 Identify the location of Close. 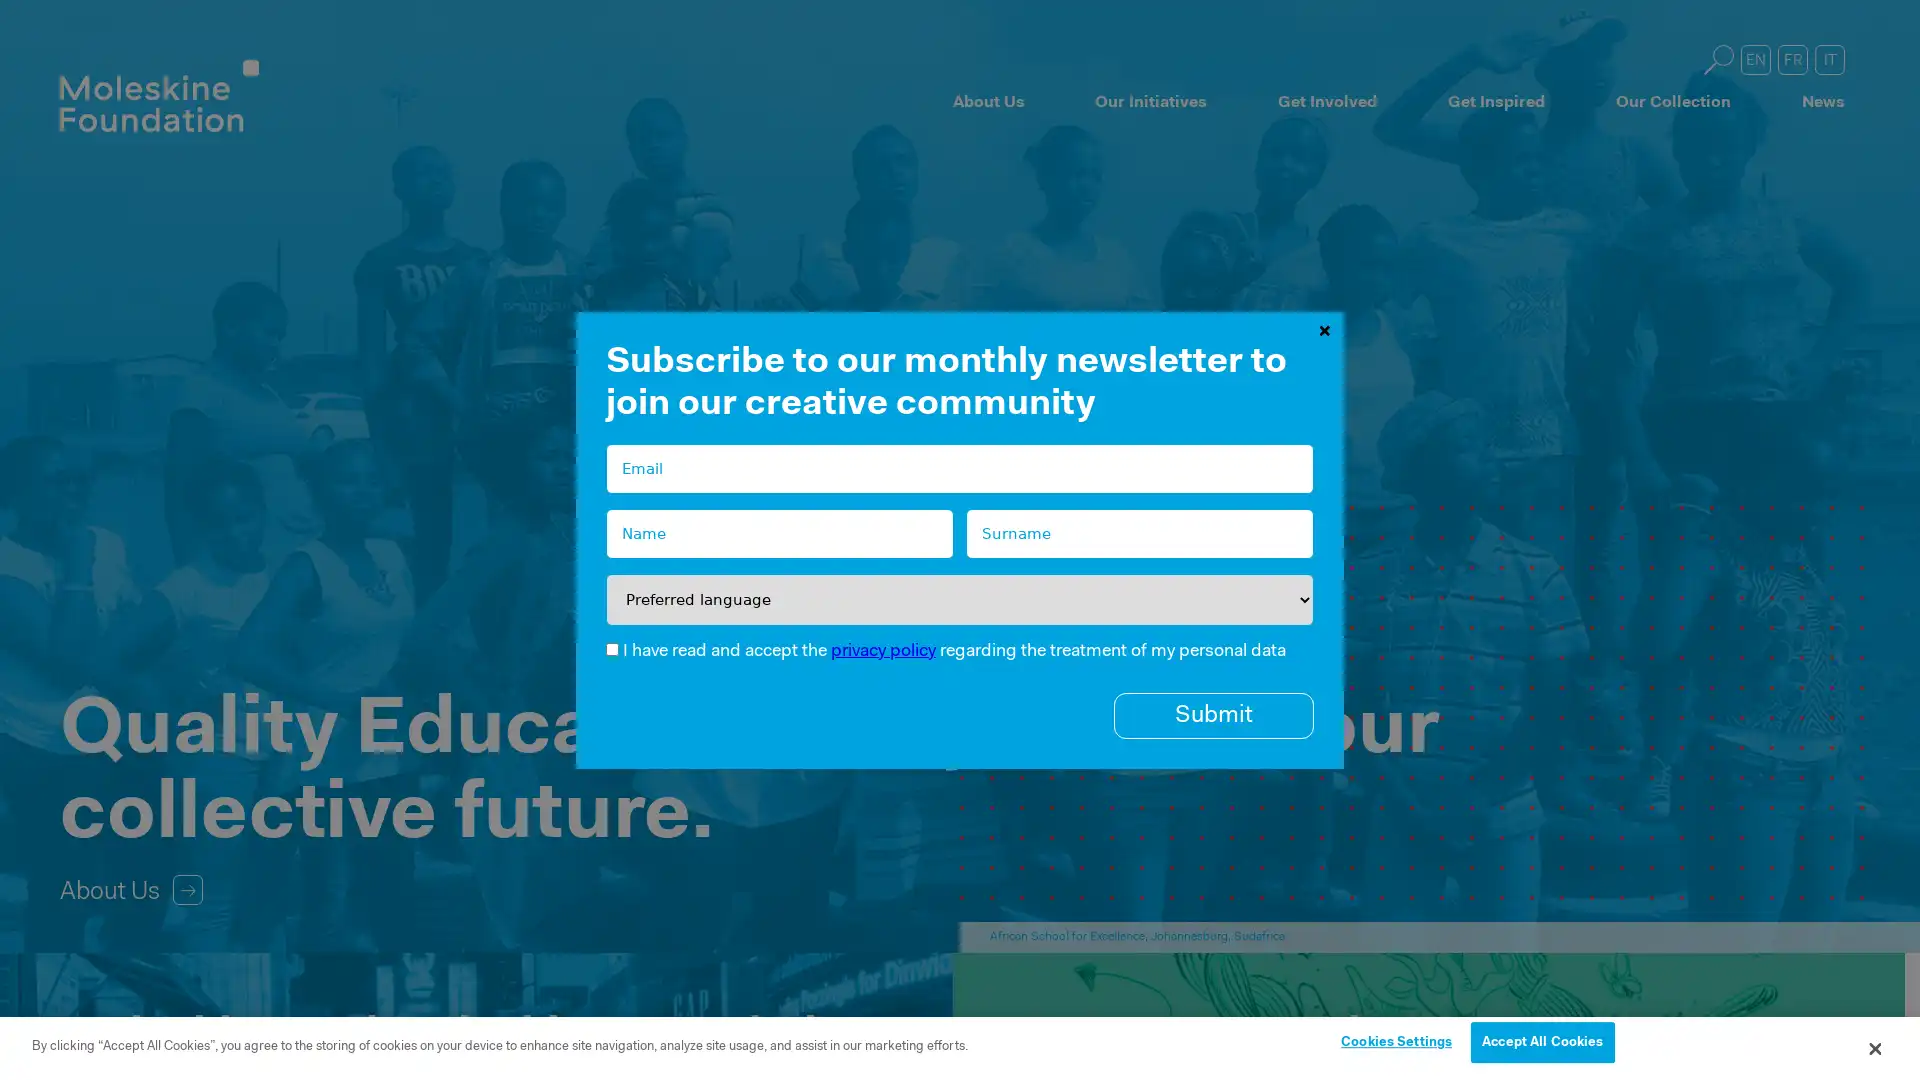
(1873, 1047).